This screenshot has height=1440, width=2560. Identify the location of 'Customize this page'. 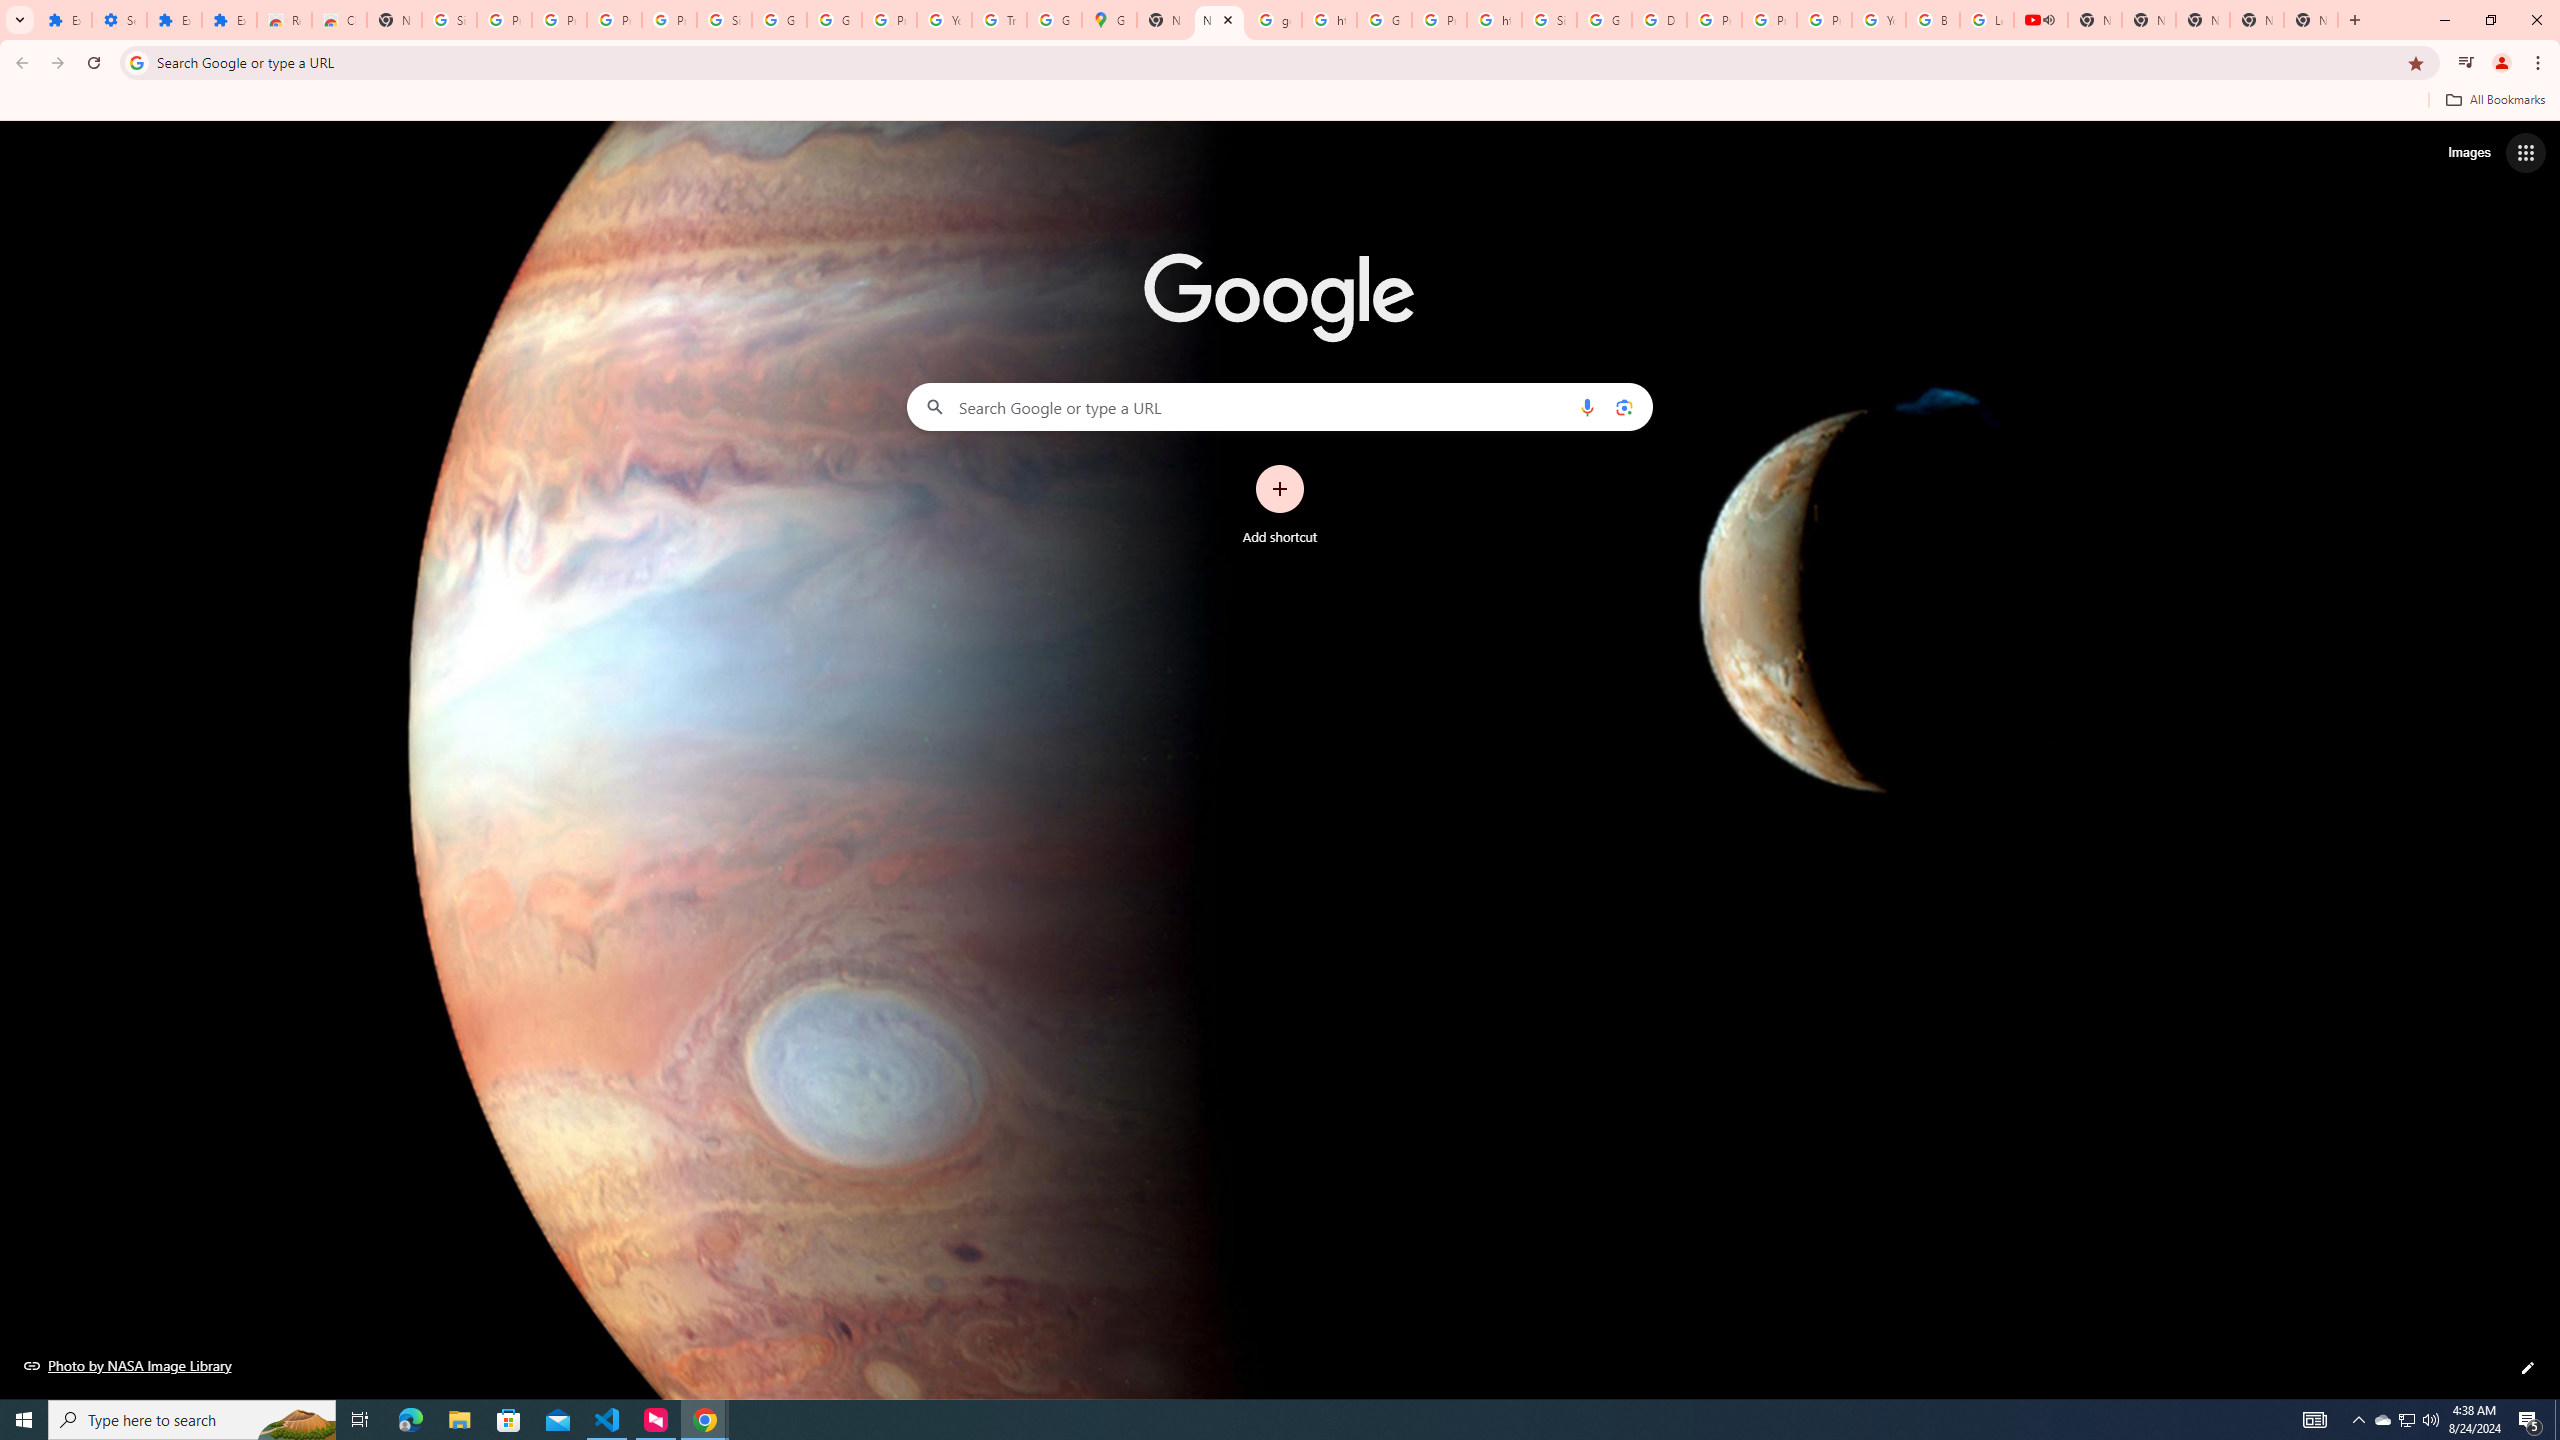
(2527, 1367).